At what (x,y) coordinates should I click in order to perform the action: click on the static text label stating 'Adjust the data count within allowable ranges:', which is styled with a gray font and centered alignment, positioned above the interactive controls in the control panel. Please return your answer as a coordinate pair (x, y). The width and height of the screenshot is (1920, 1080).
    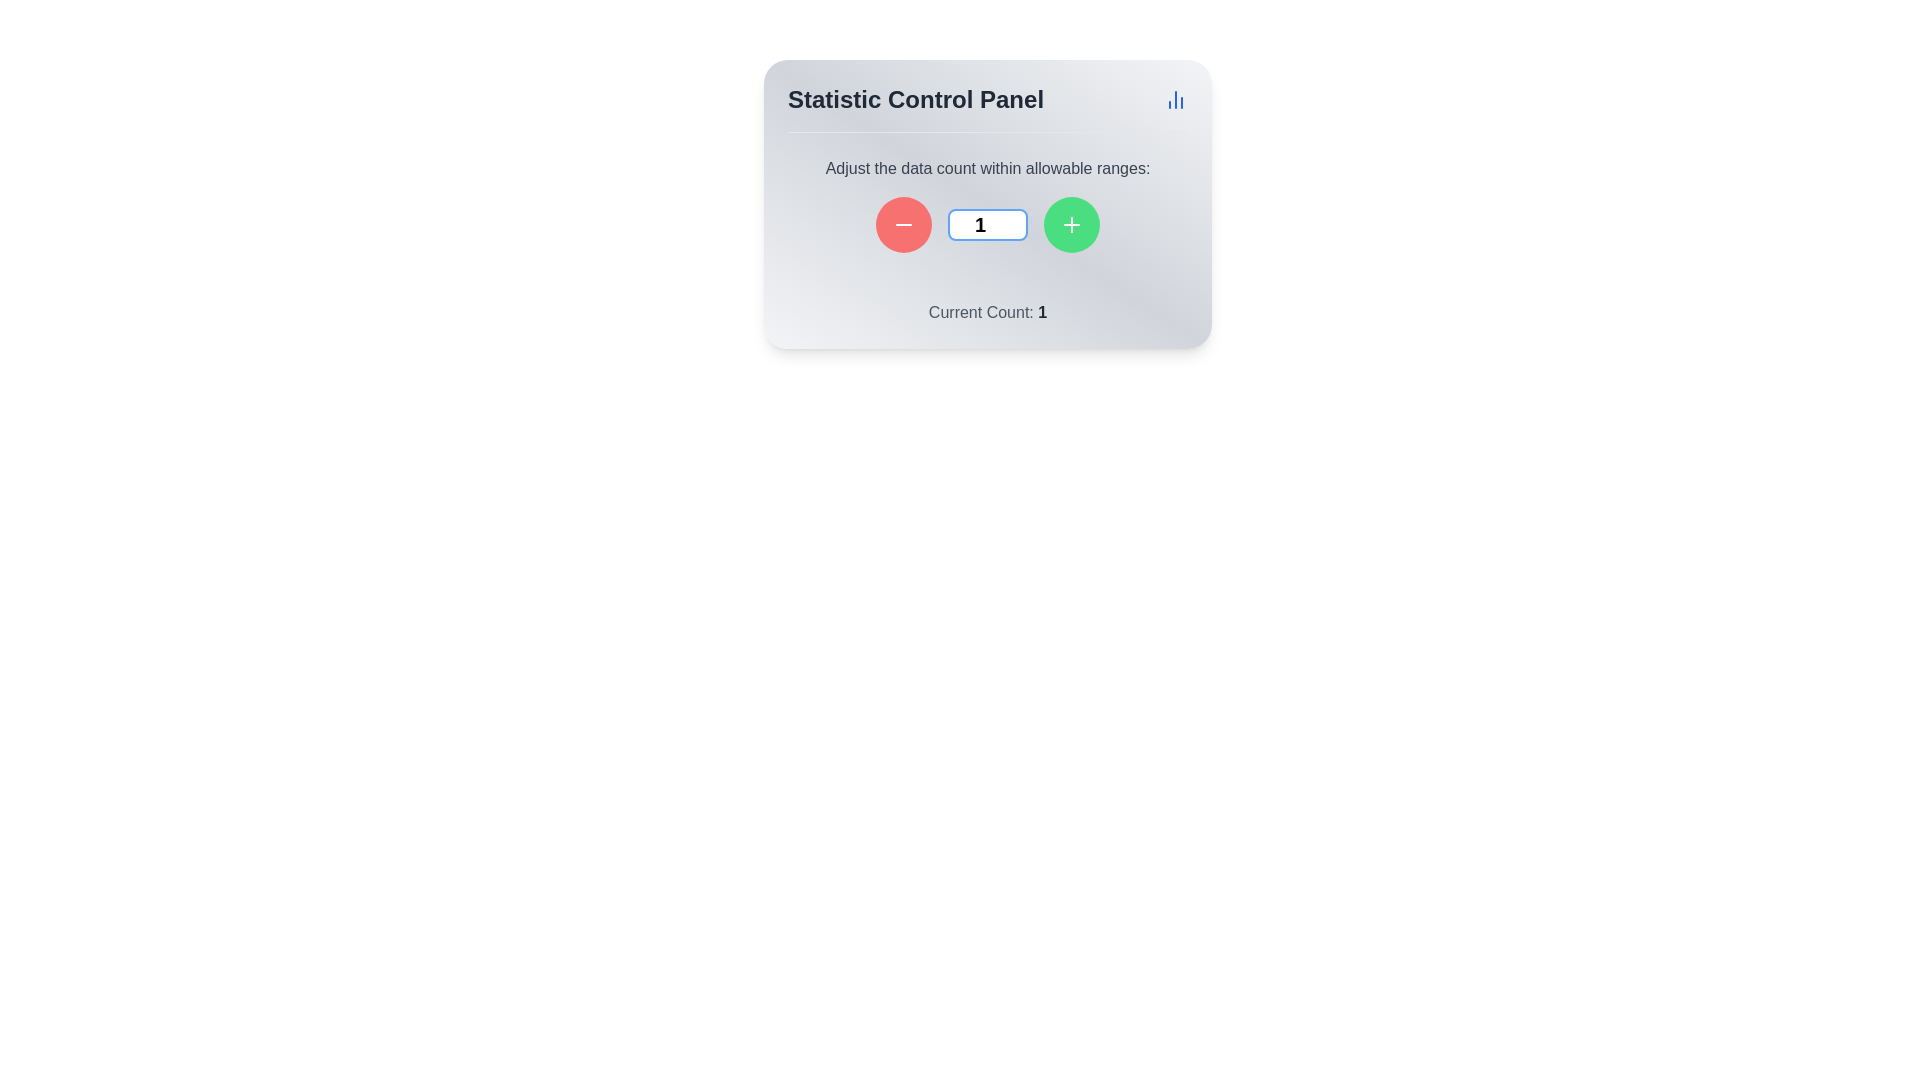
    Looking at the image, I should click on (988, 168).